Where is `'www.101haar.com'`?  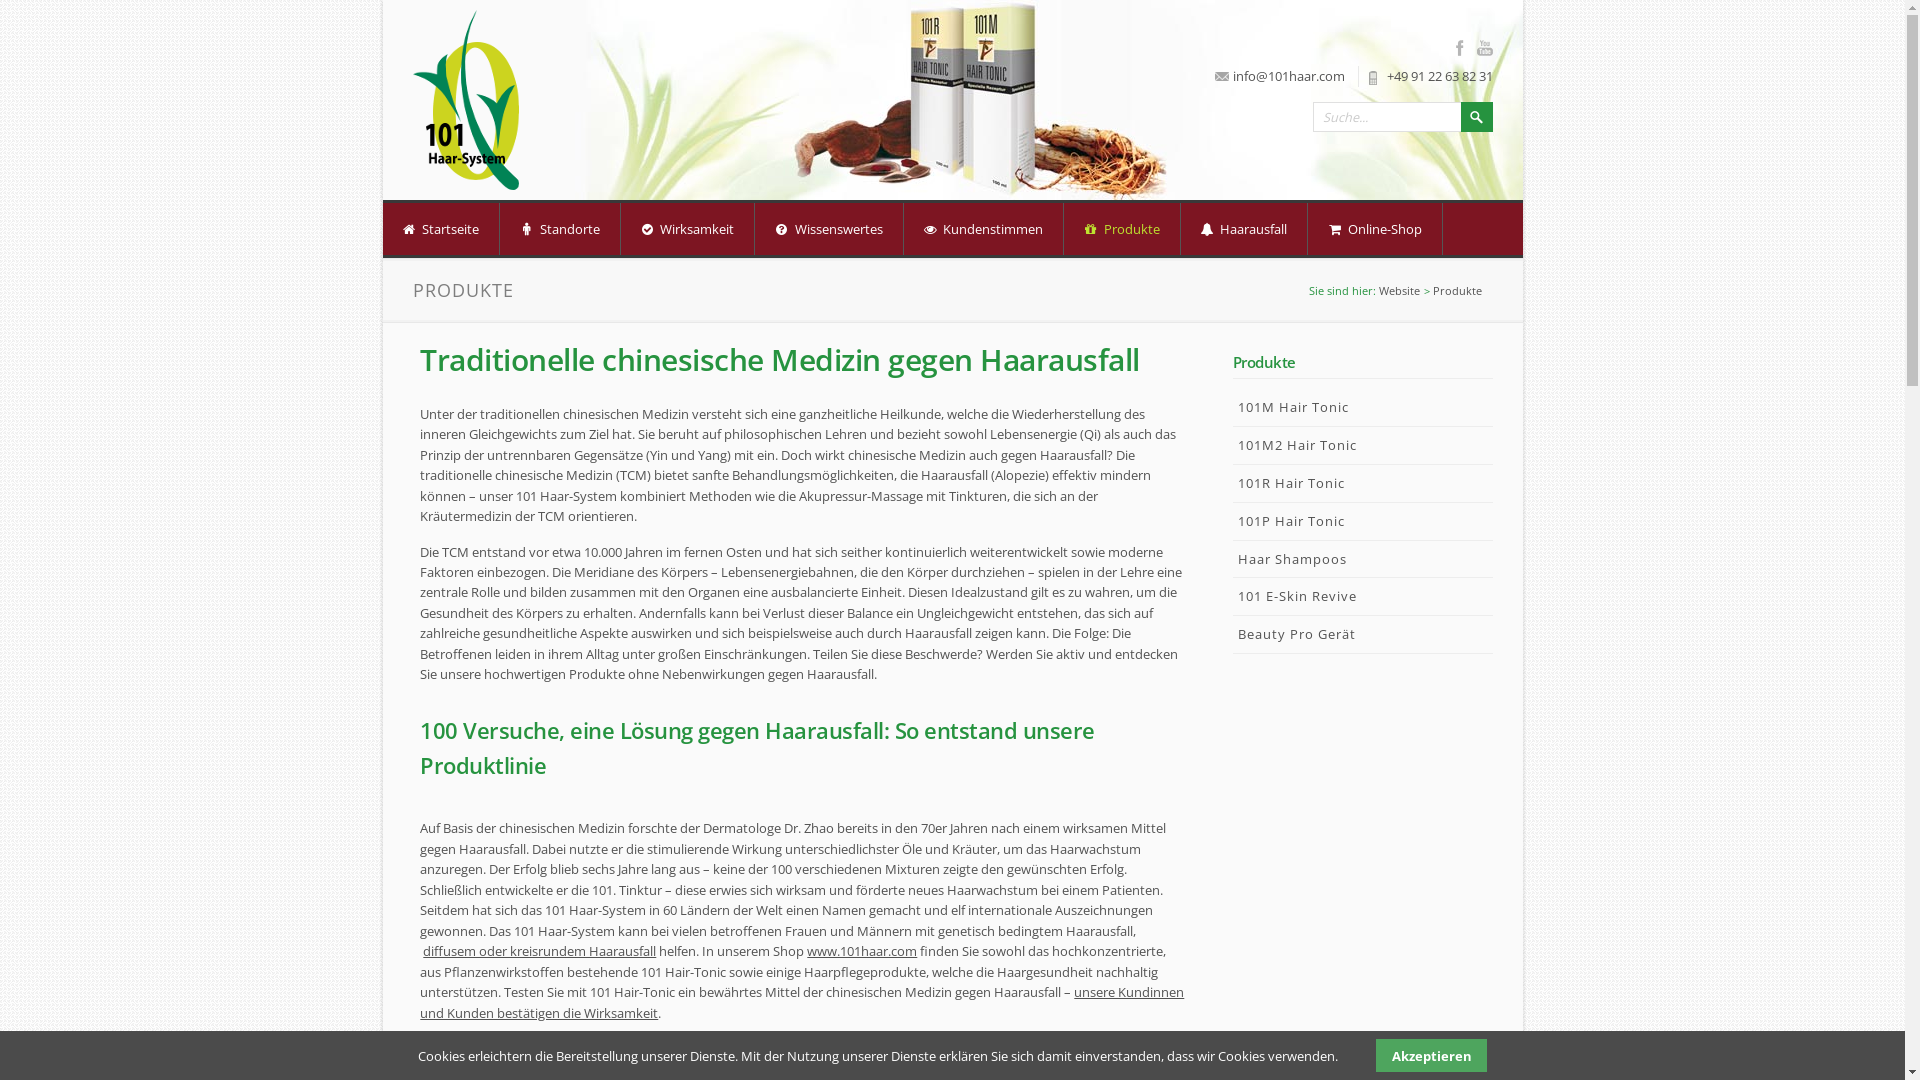
'www.101haar.com' is located at coordinates (862, 950).